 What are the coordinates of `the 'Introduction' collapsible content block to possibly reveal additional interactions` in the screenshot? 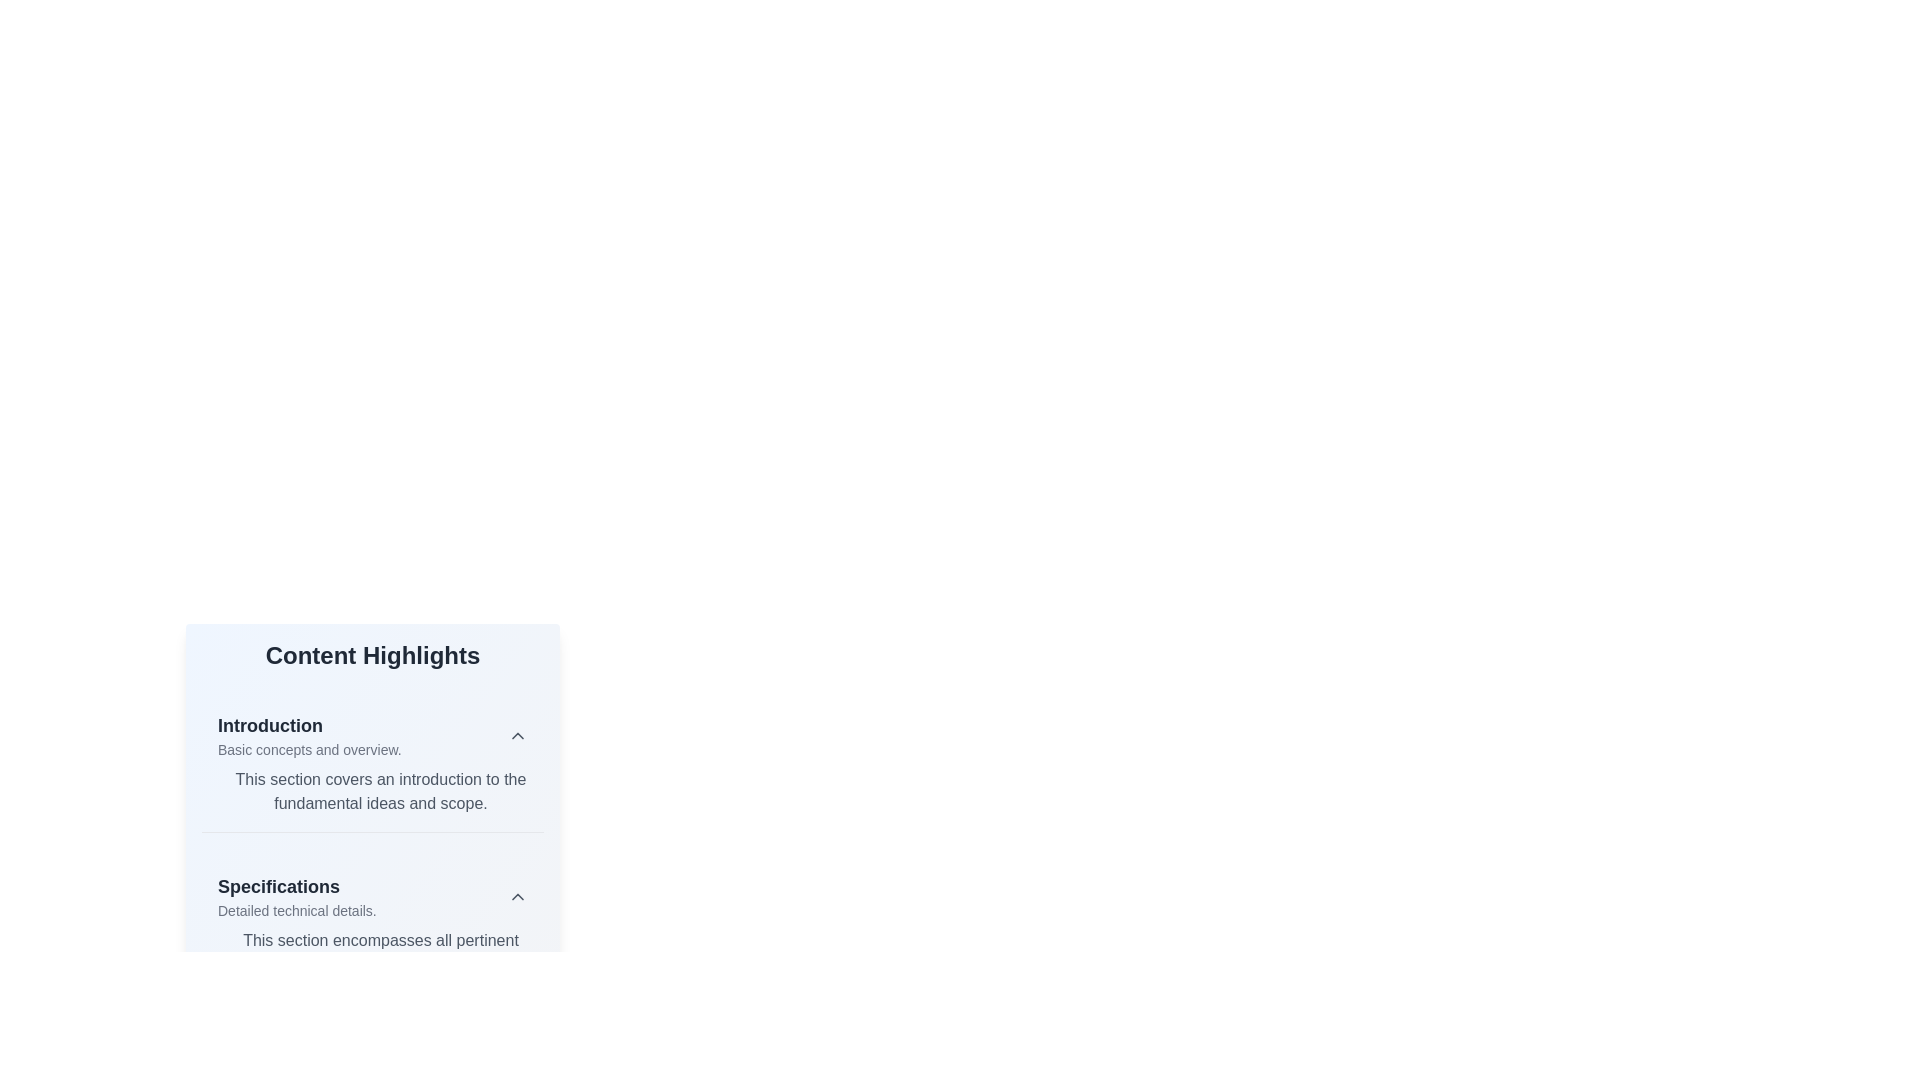 It's located at (373, 764).